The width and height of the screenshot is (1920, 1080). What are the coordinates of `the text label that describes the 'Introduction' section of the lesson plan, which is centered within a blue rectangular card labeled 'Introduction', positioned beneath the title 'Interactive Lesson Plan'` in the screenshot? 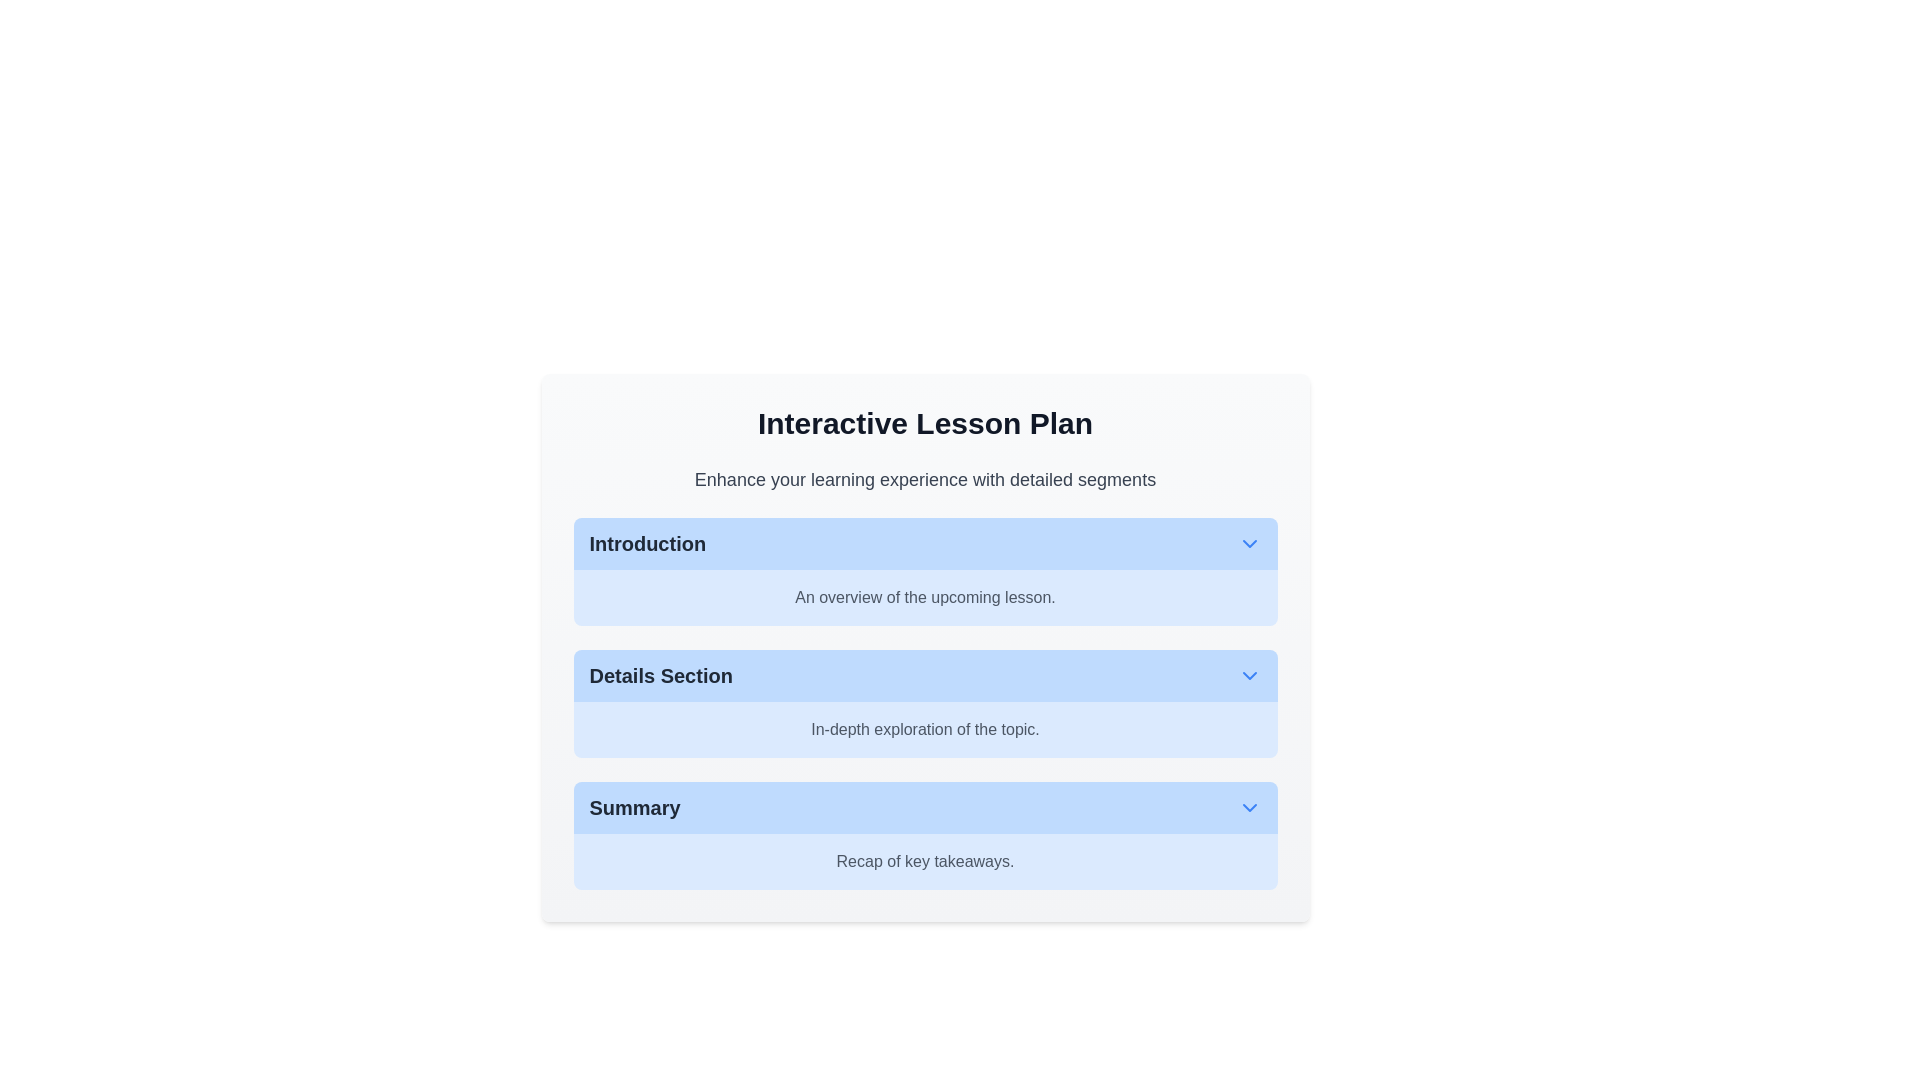 It's located at (924, 596).